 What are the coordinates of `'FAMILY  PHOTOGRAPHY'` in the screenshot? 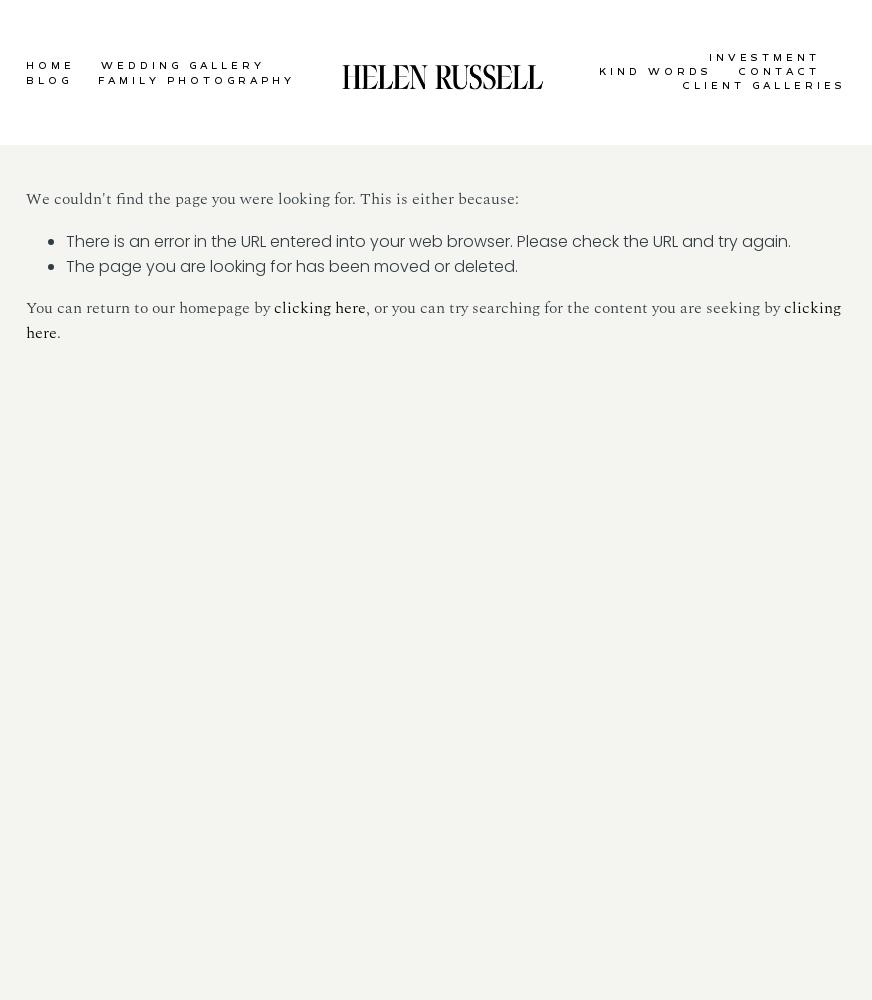 It's located at (97, 79).